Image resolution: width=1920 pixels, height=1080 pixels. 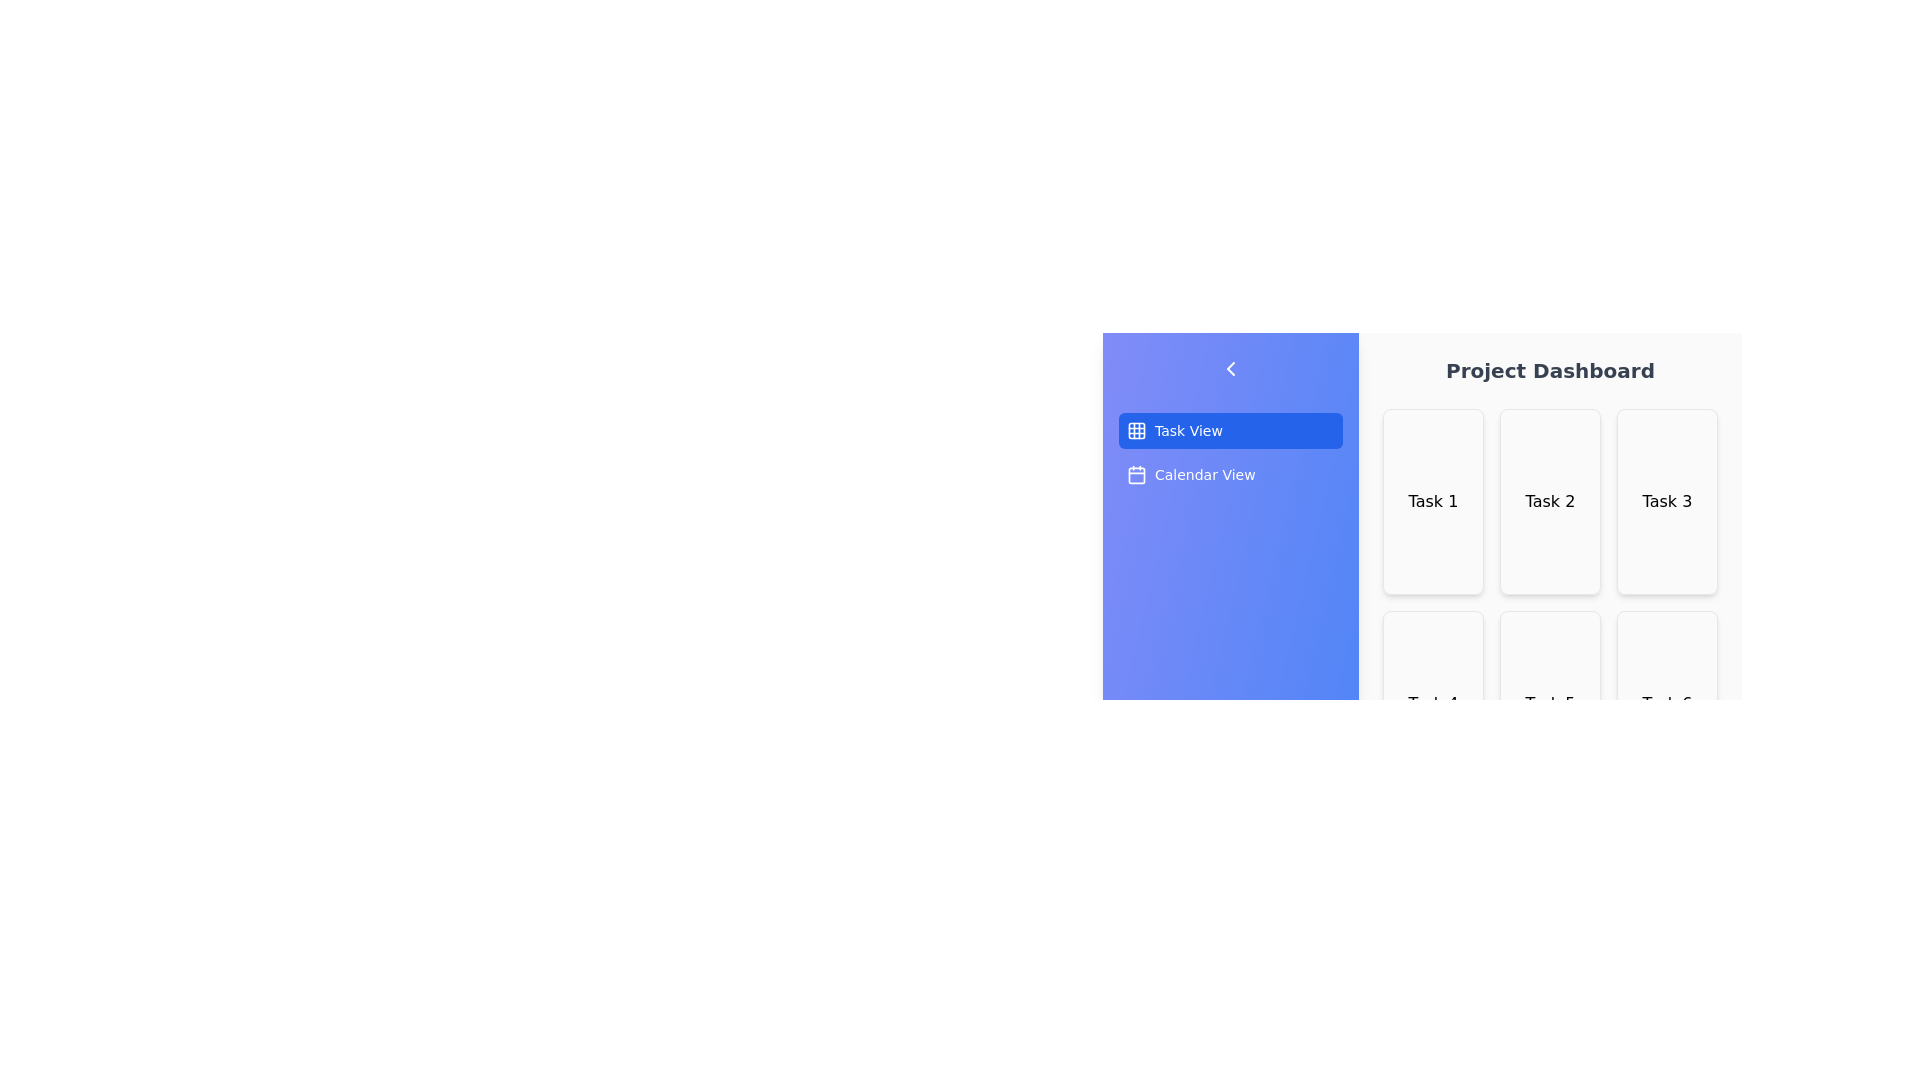 What do you see at coordinates (1229, 430) in the screenshot?
I see `the 'Task View' button to switch the view` at bounding box center [1229, 430].